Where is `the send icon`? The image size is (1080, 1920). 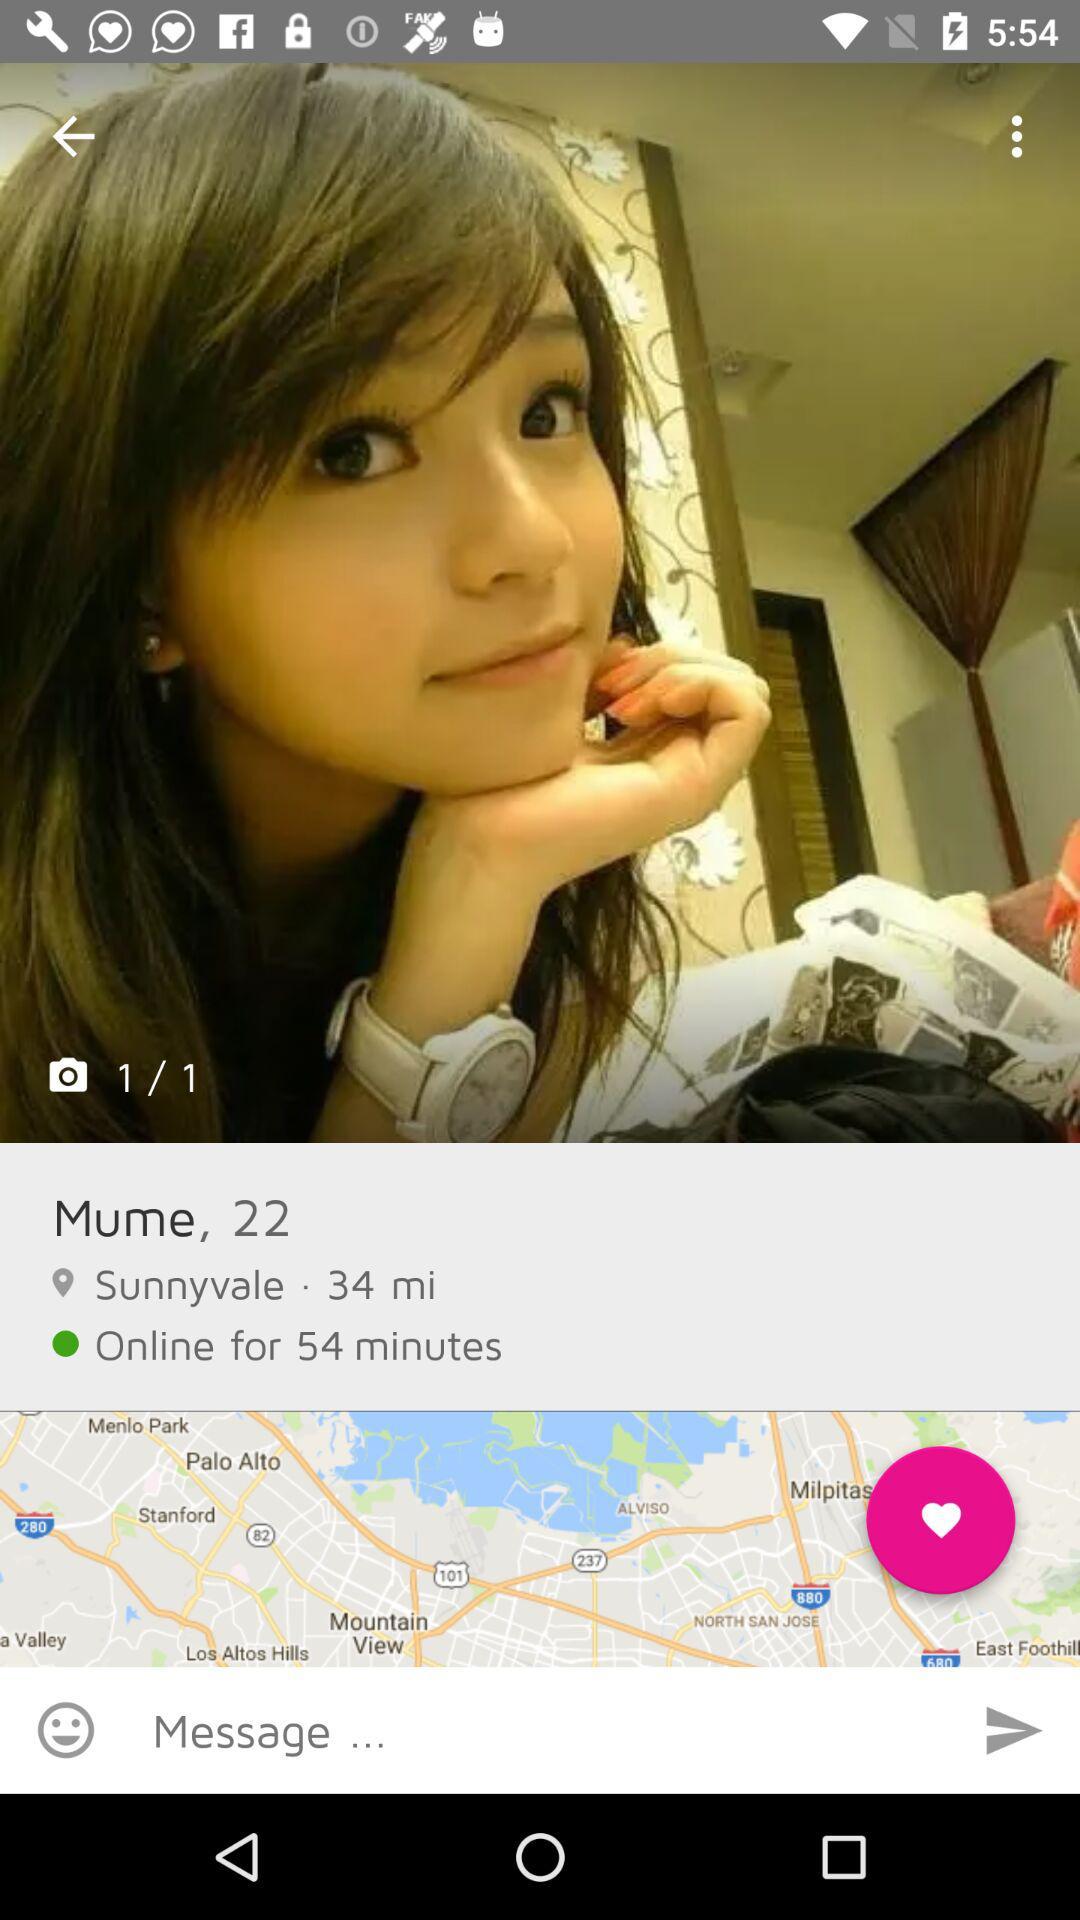
the send icon is located at coordinates (1014, 1729).